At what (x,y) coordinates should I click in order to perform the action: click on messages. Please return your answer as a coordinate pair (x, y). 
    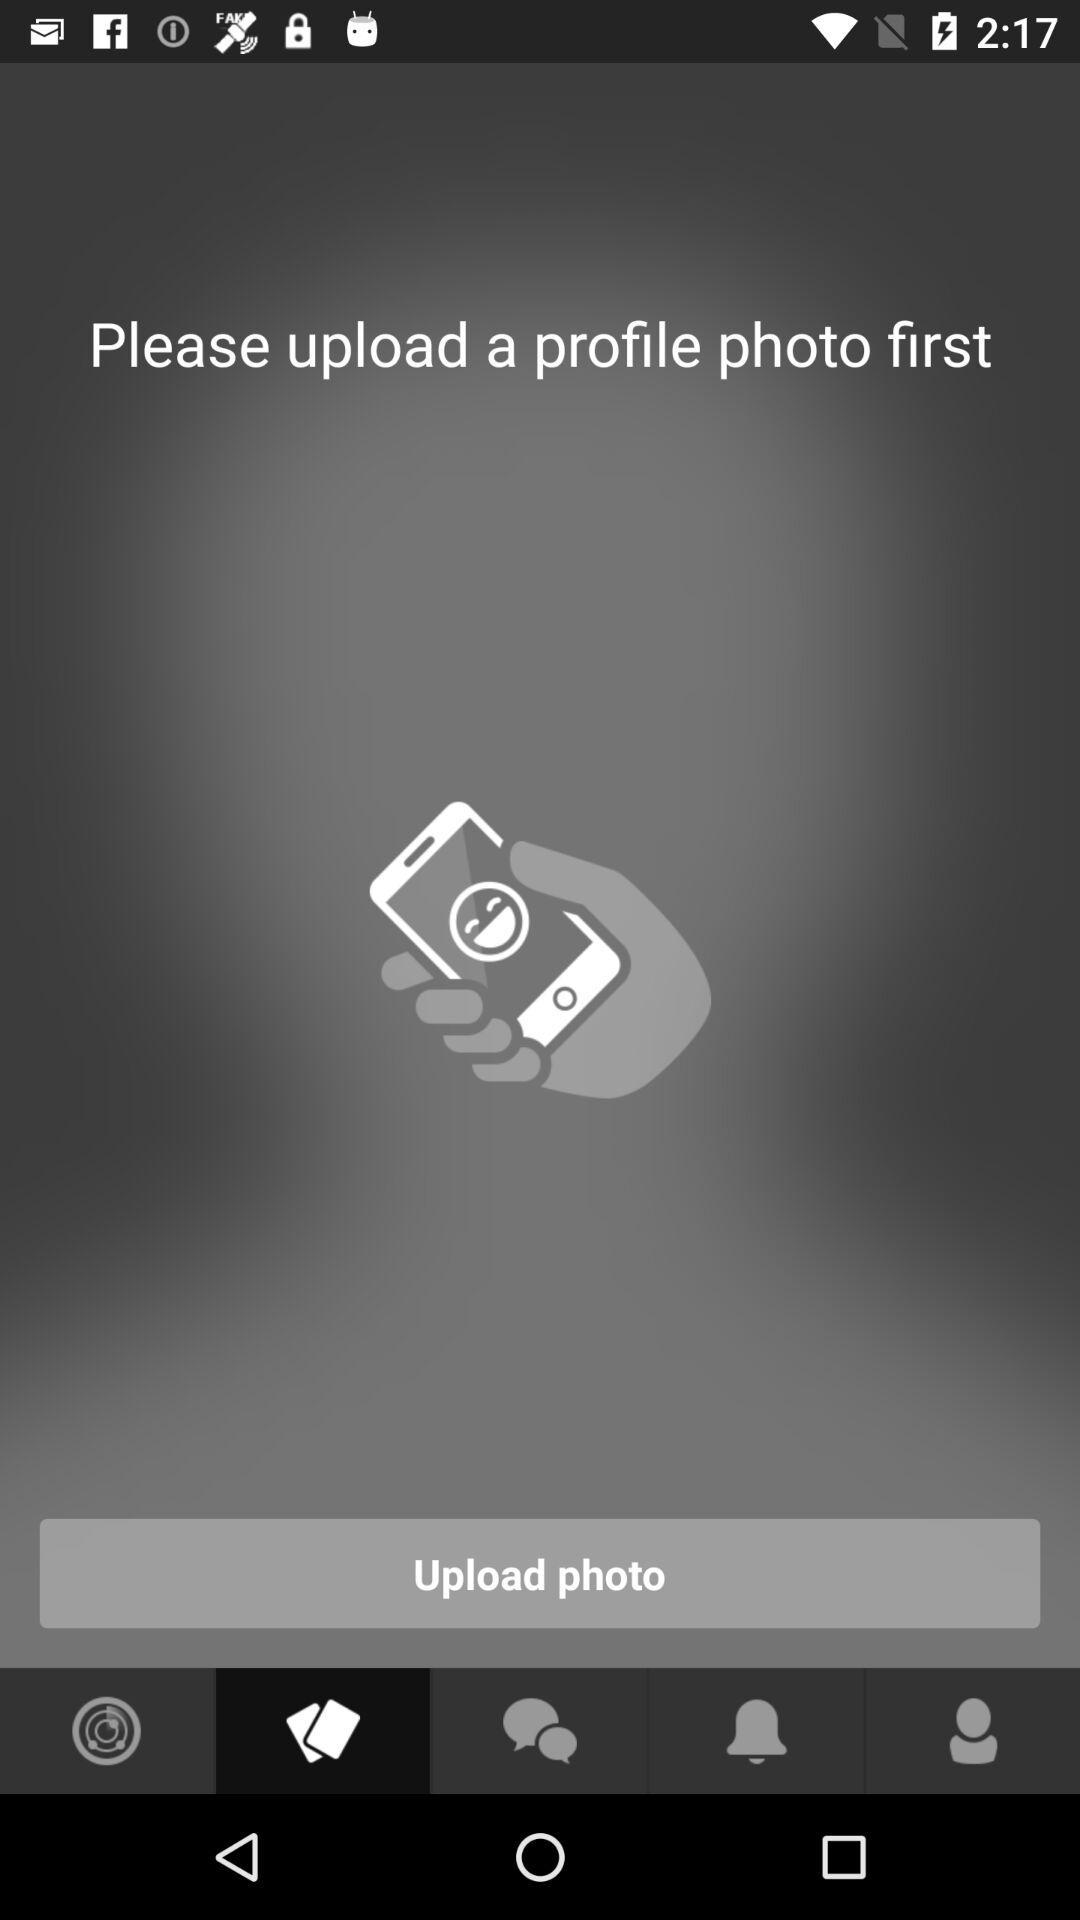
    Looking at the image, I should click on (538, 1730).